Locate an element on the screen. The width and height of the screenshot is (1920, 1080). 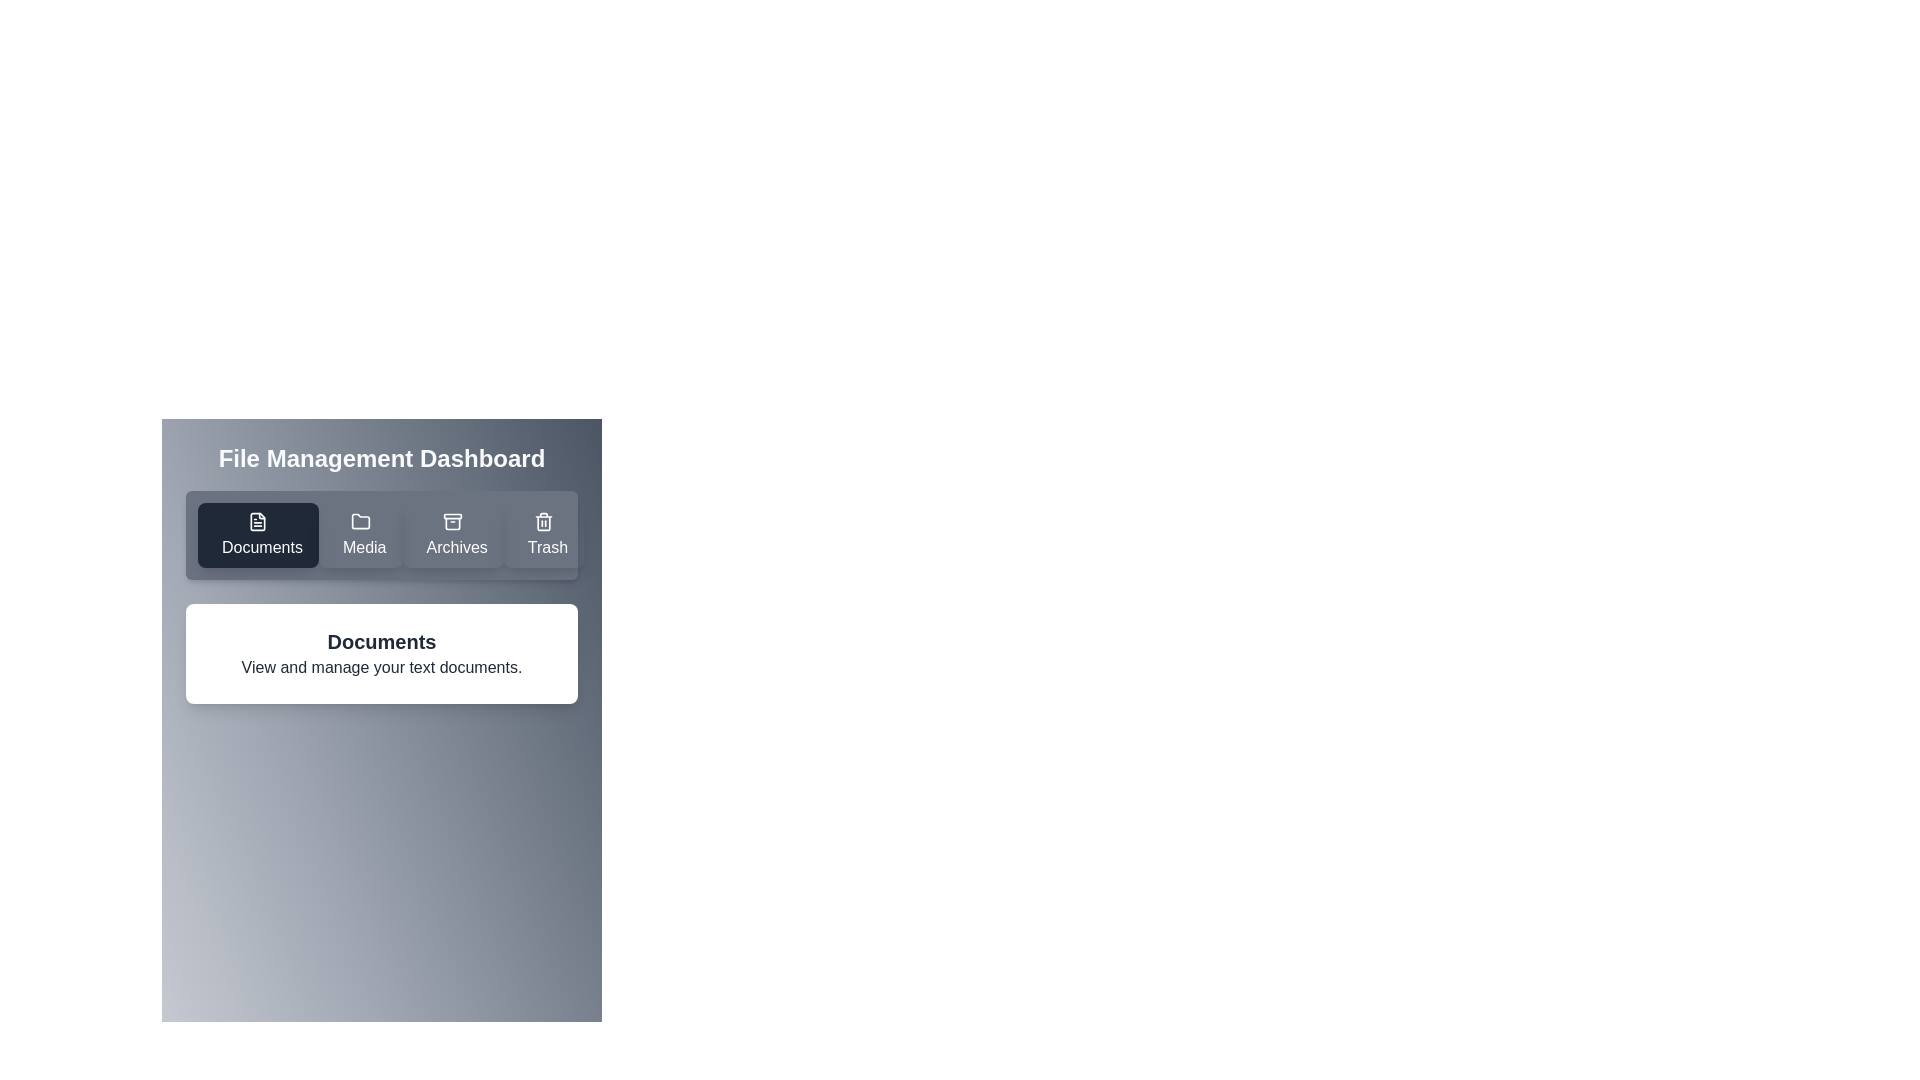
the 'Documents' tab to refresh its content is located at coordinates (257, 534).